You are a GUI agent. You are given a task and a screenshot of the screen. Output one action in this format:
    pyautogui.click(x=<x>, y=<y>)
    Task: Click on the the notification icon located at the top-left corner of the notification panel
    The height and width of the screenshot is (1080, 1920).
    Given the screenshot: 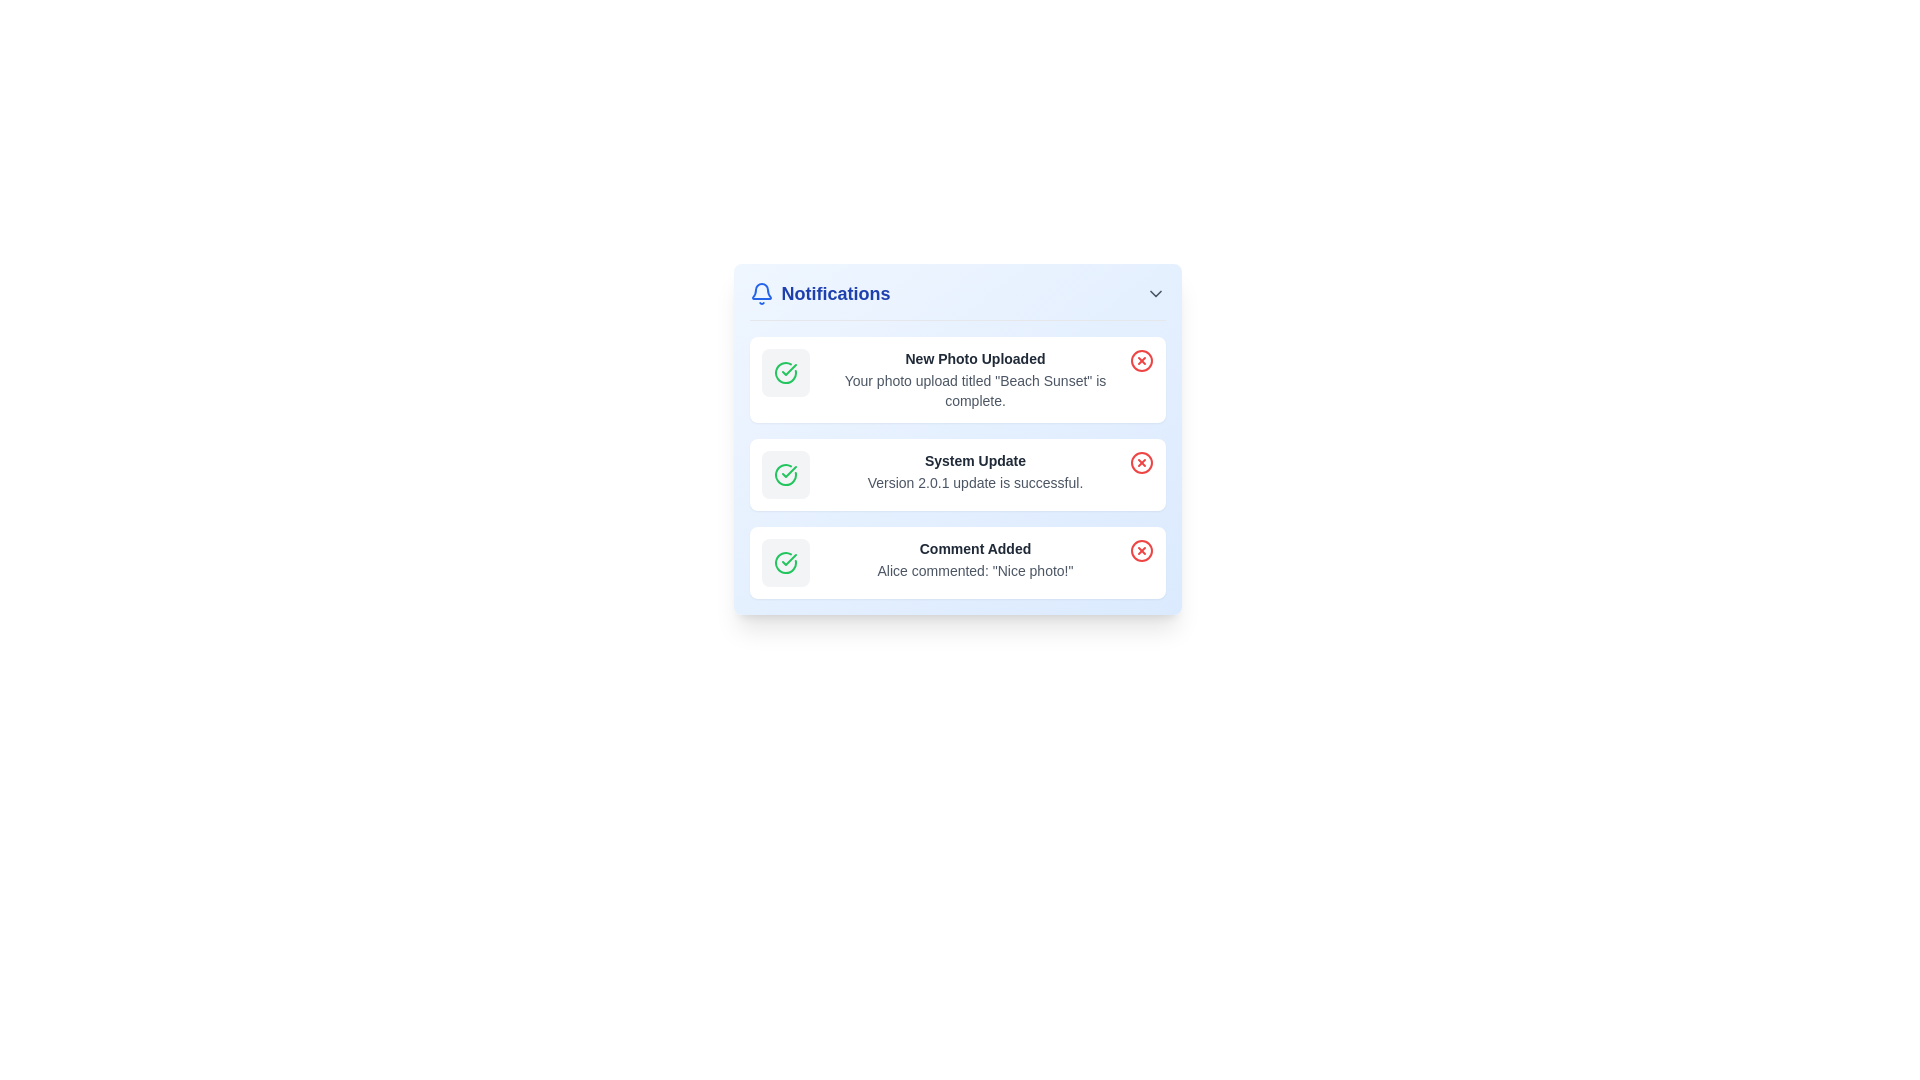 What is the action you would take?
    pyautogui.click(x=760, y=291)
    